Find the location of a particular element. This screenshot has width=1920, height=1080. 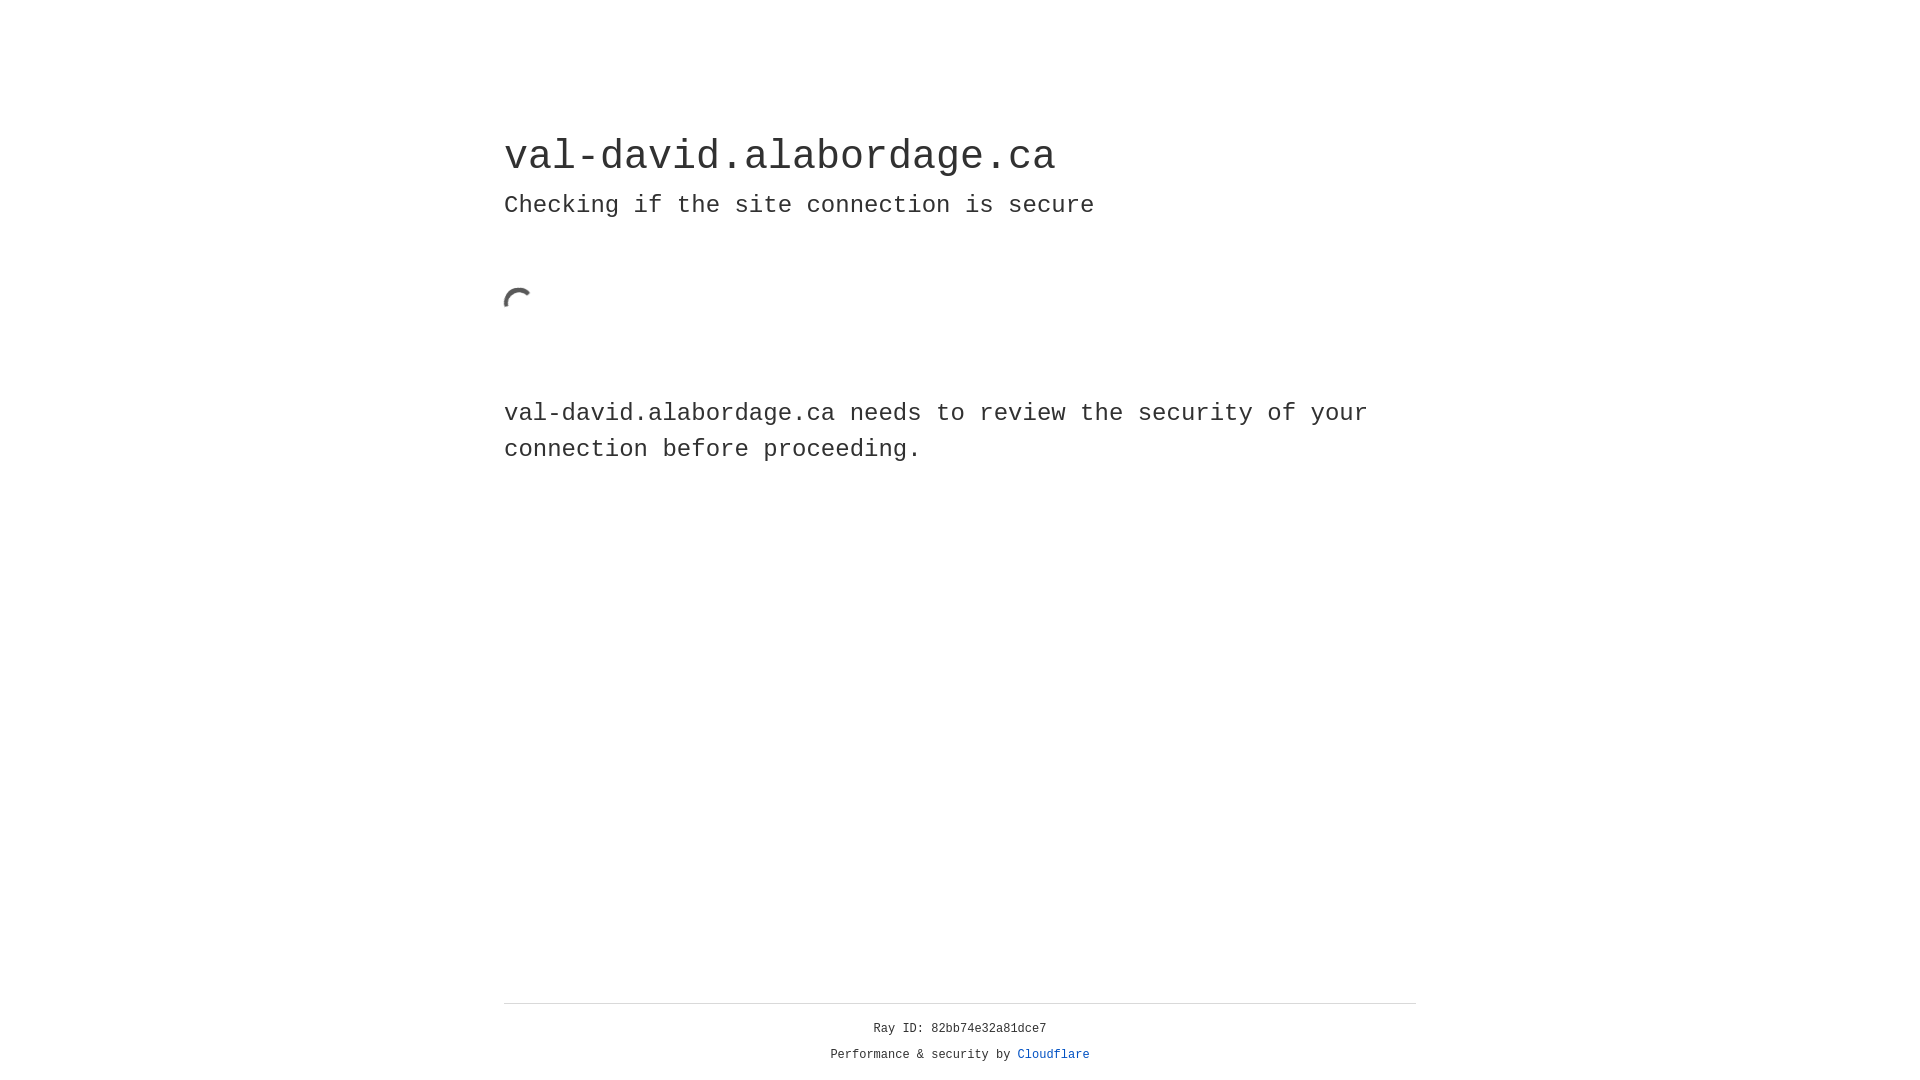

'Cloudflare' is located at coordinates (1053, 1054).